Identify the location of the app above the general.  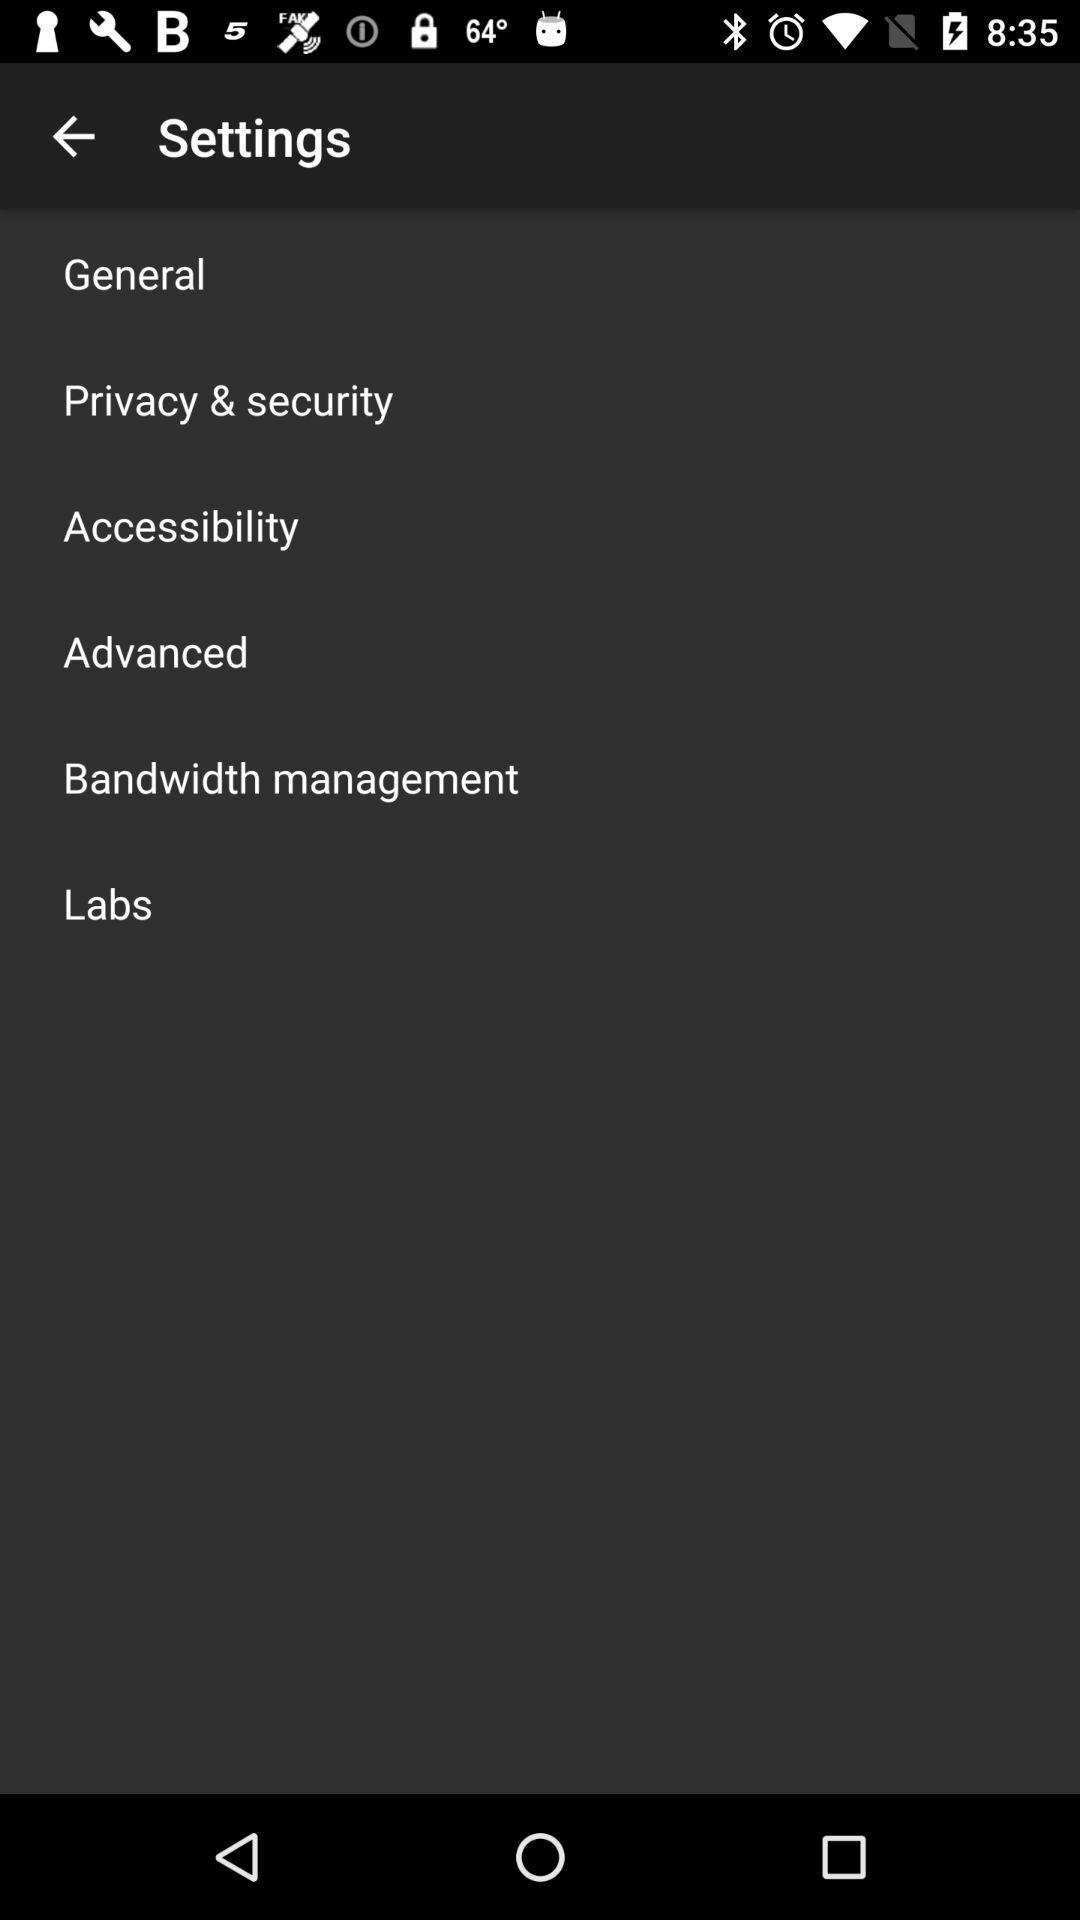
(72, 135).